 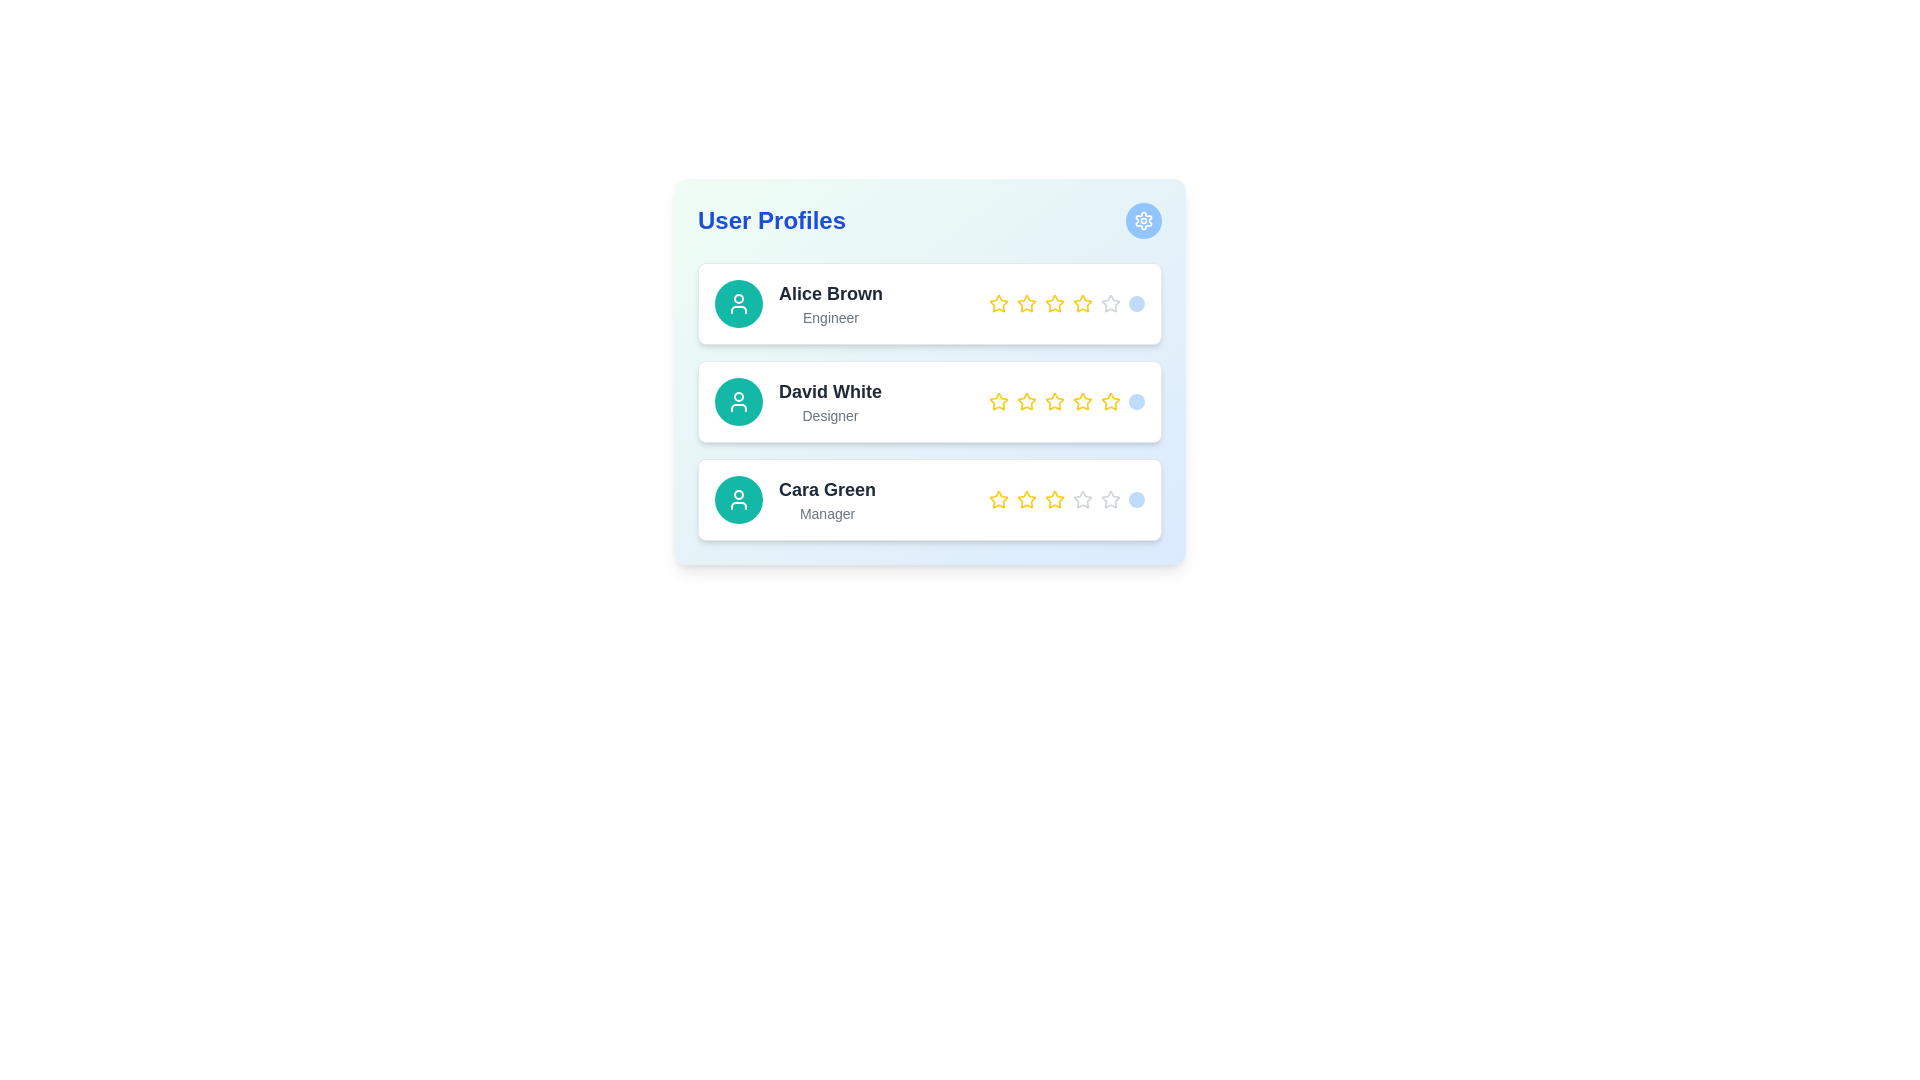 What do you see at coordinates (998, 498) in the screenshot?
I see `the first star icon in the rating system for the user profile 'Cara Green'` at bounding box center [998, 498].